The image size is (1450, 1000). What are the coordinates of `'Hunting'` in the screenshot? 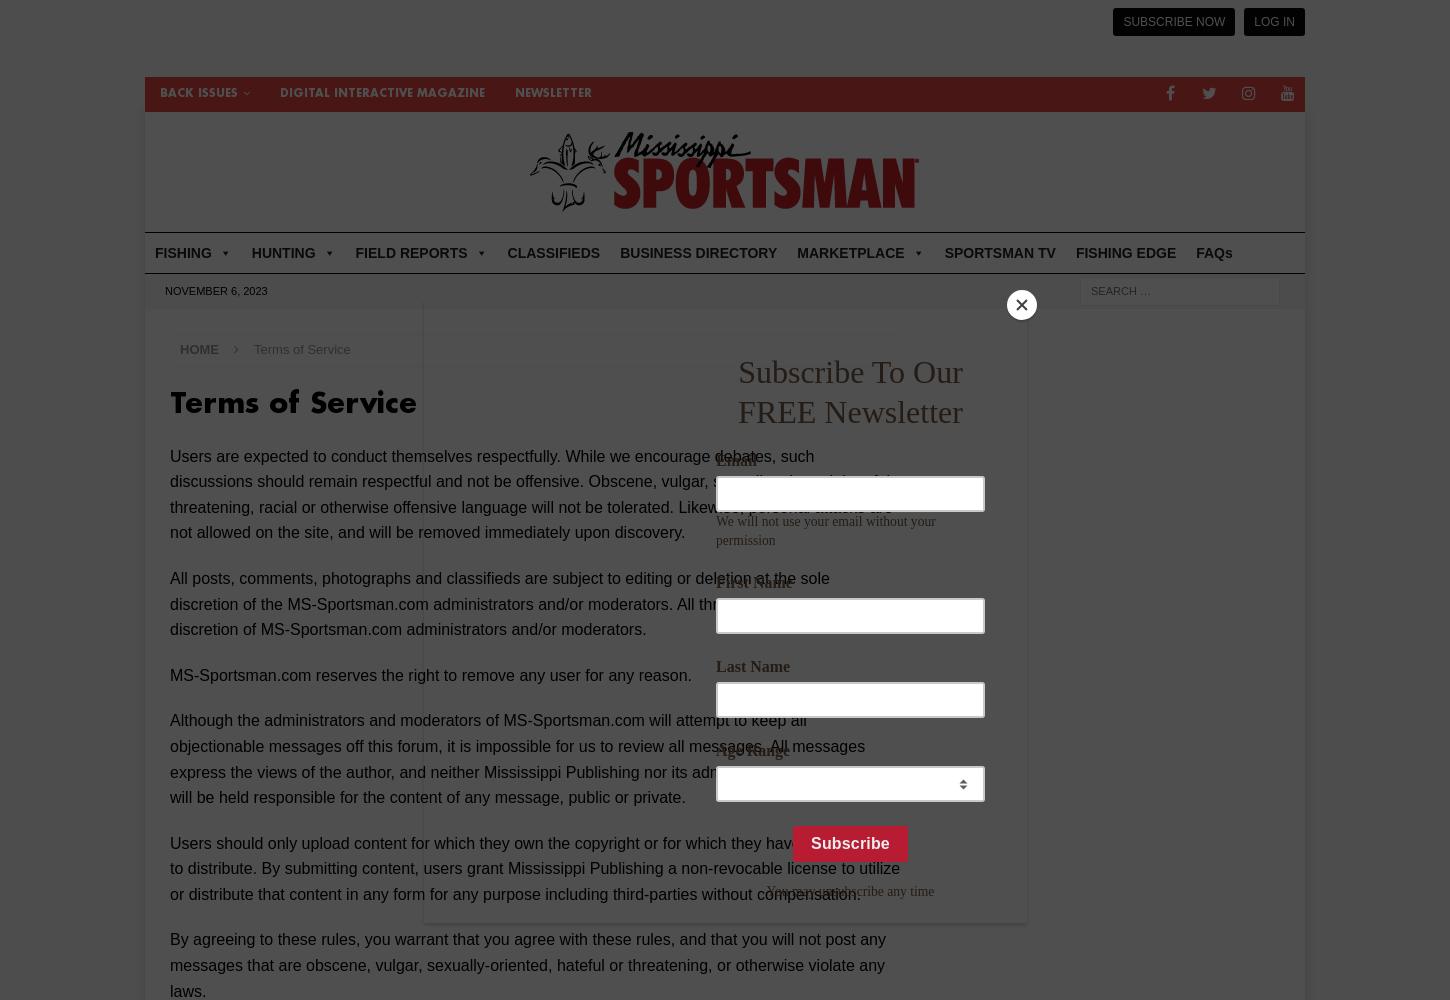 It's located at (820, 334).